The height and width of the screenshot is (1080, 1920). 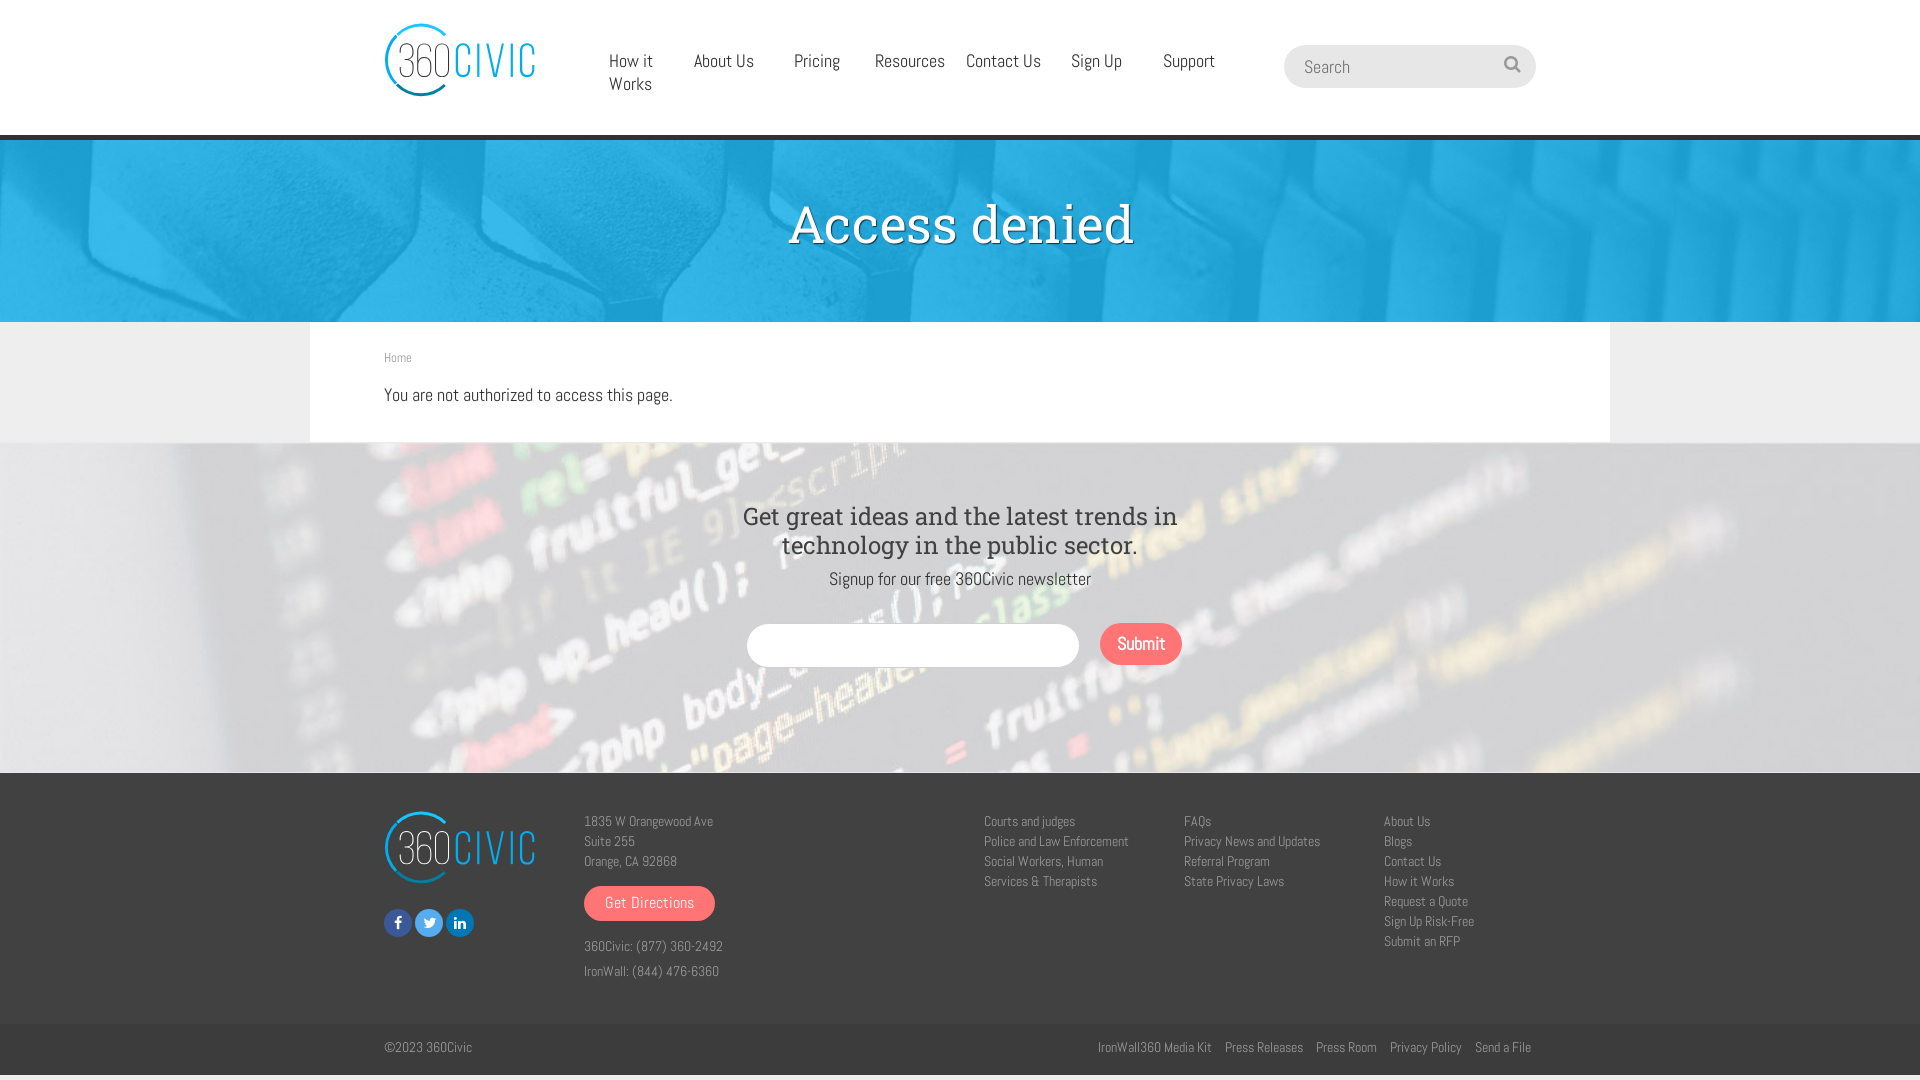 I want to click on 'Home', so click(x=398, y=357).